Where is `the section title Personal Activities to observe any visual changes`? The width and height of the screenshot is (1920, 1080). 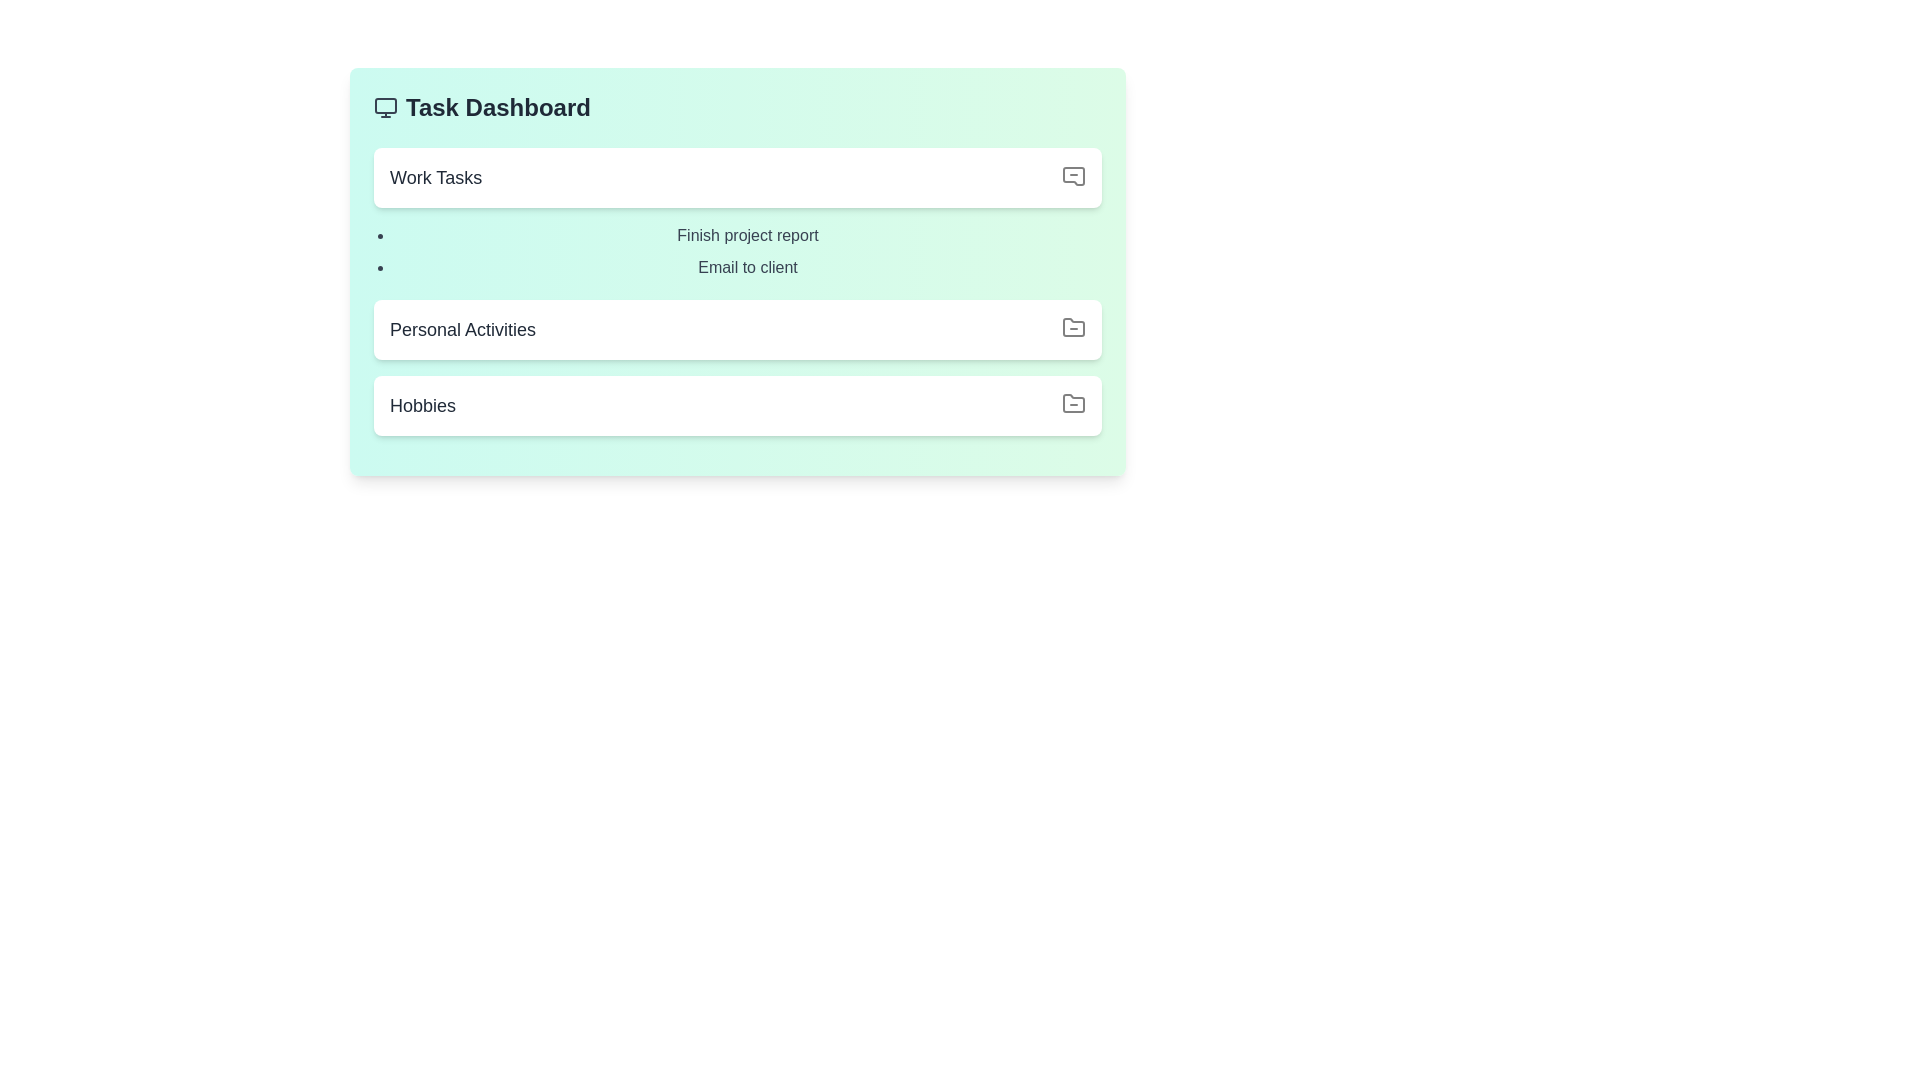
the section title Personal Activities to observe any visual changes is located at coordinates (737, 329).